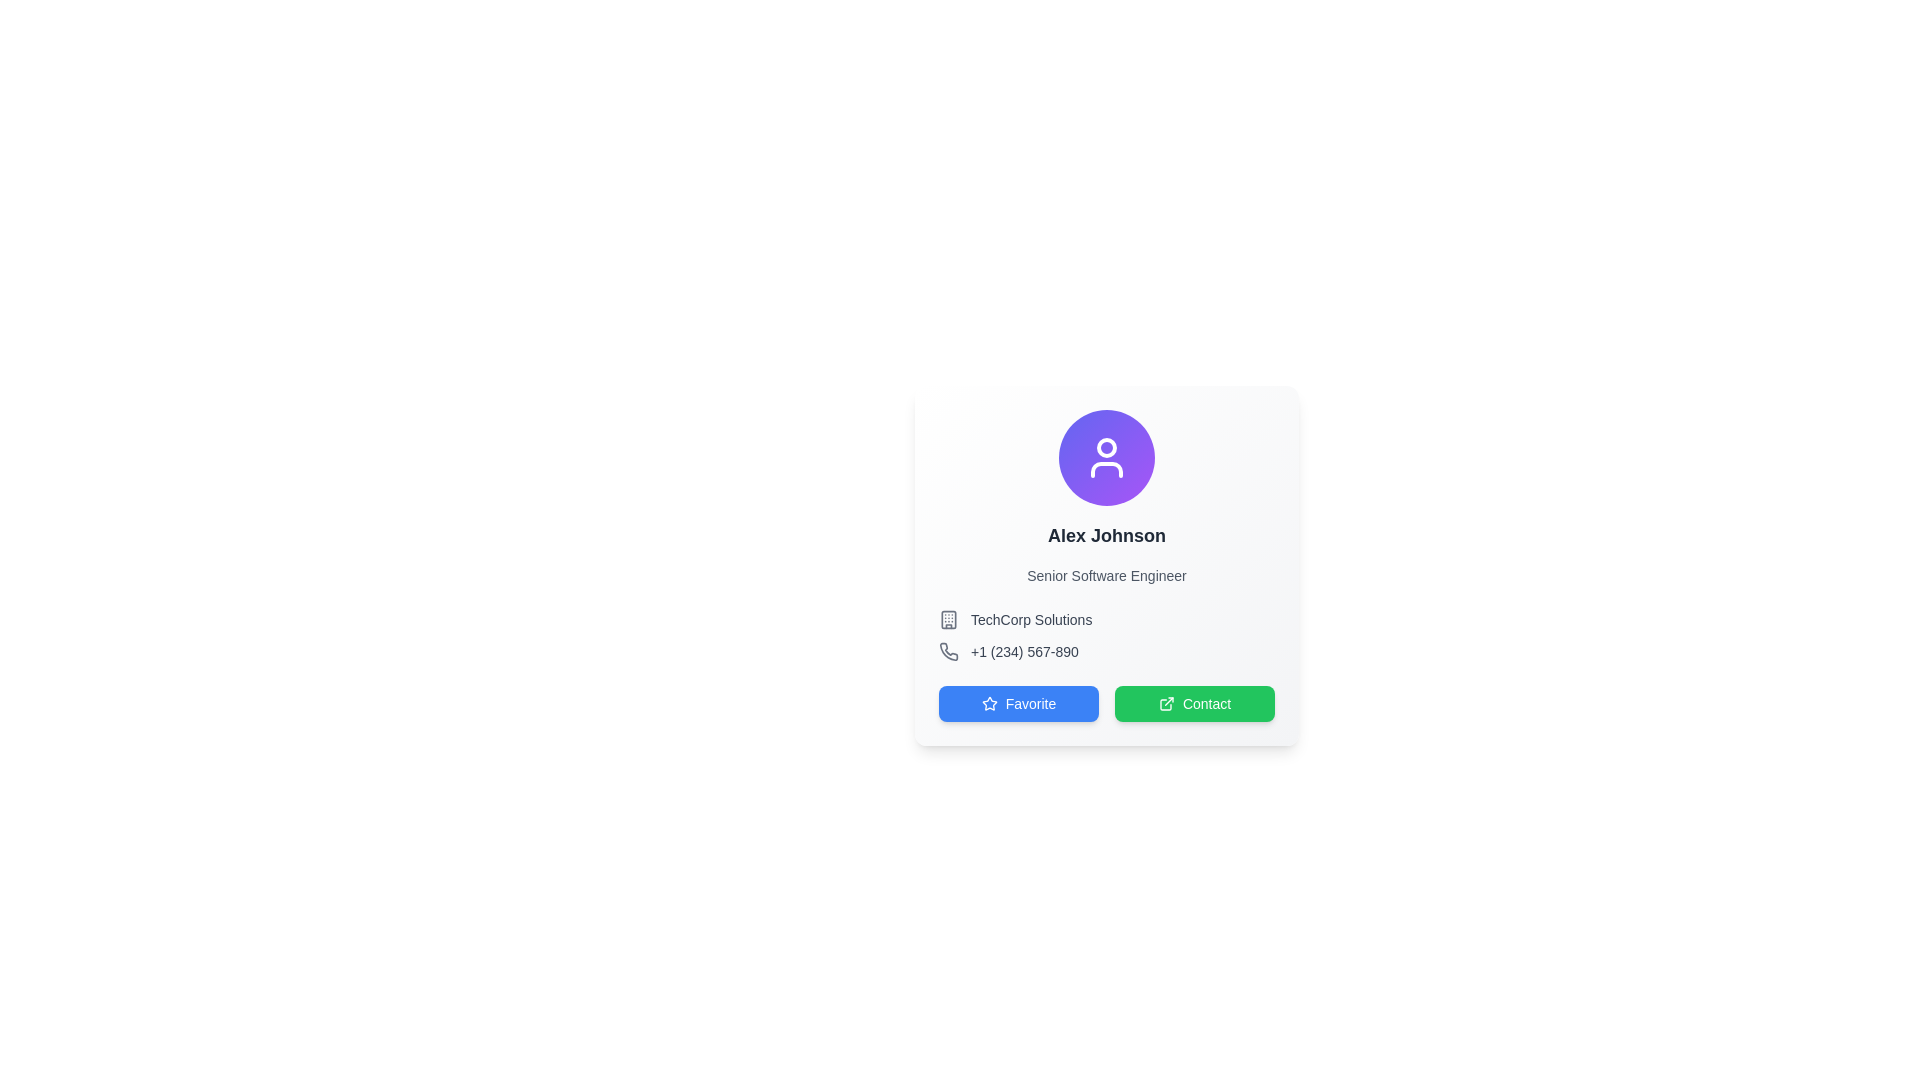 The image size is (1920, 1080). Describe the element at coordinates (989, 703) in the screenshot. I see `the star icon located at the center-left of the 'Favorite' button on the lower left side of the card layout, which signifies a 'favorite' marking functionality` at that location.